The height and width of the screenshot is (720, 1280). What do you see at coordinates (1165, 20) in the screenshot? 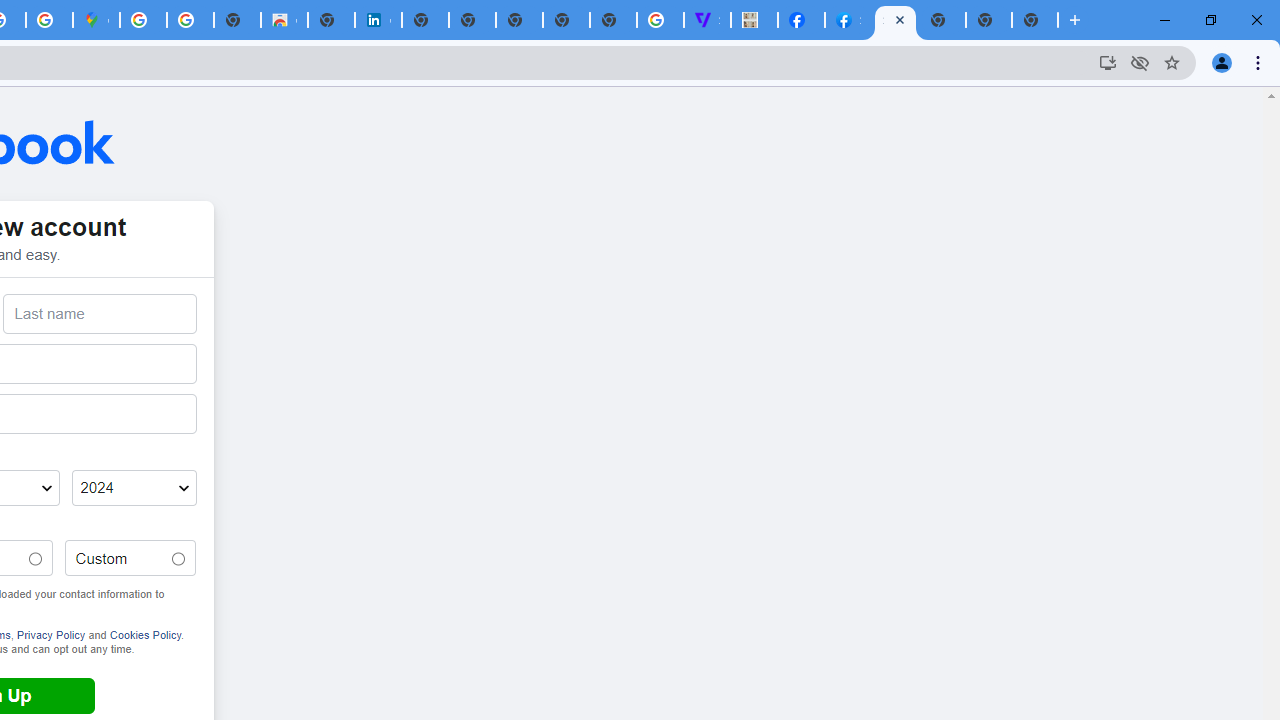
I see `'Minimize'` at bounding box center [1165, 20].